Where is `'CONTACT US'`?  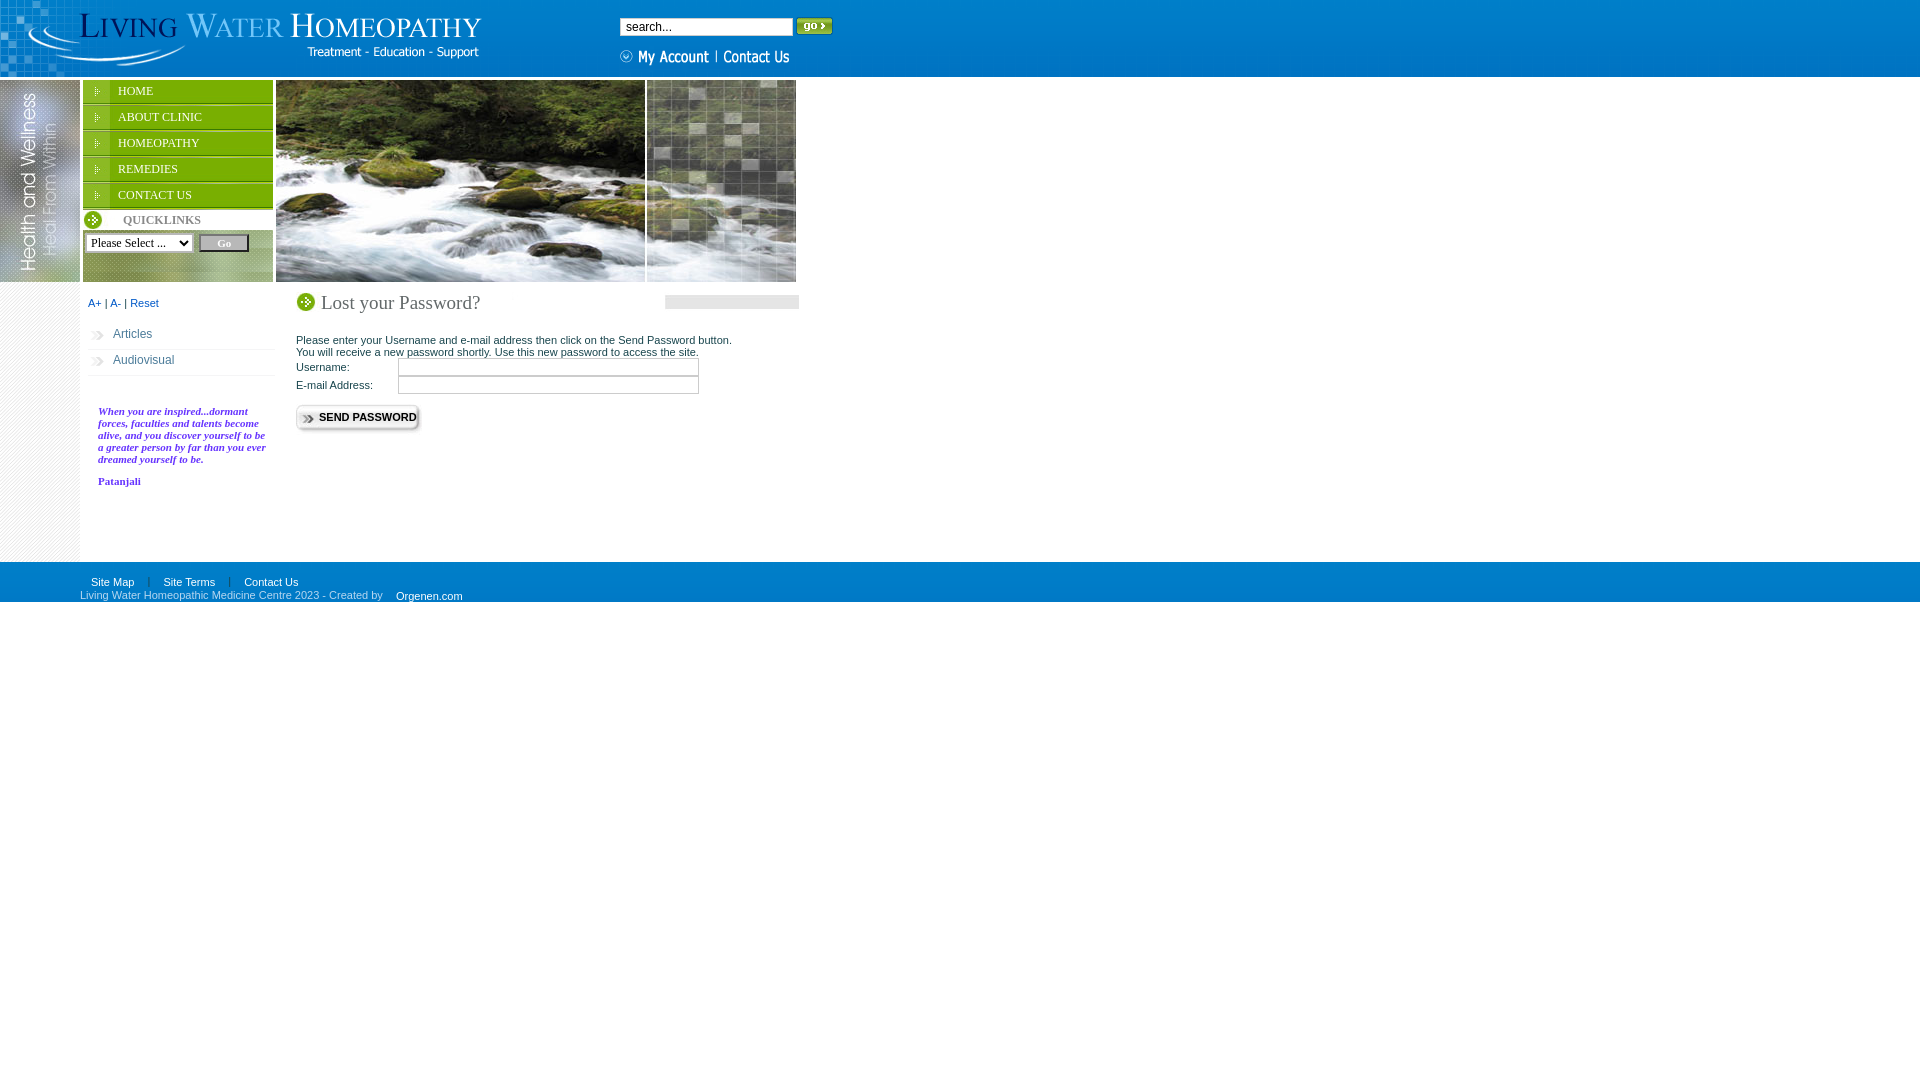 'CONTACT US' is located at coordinates (177, 196).